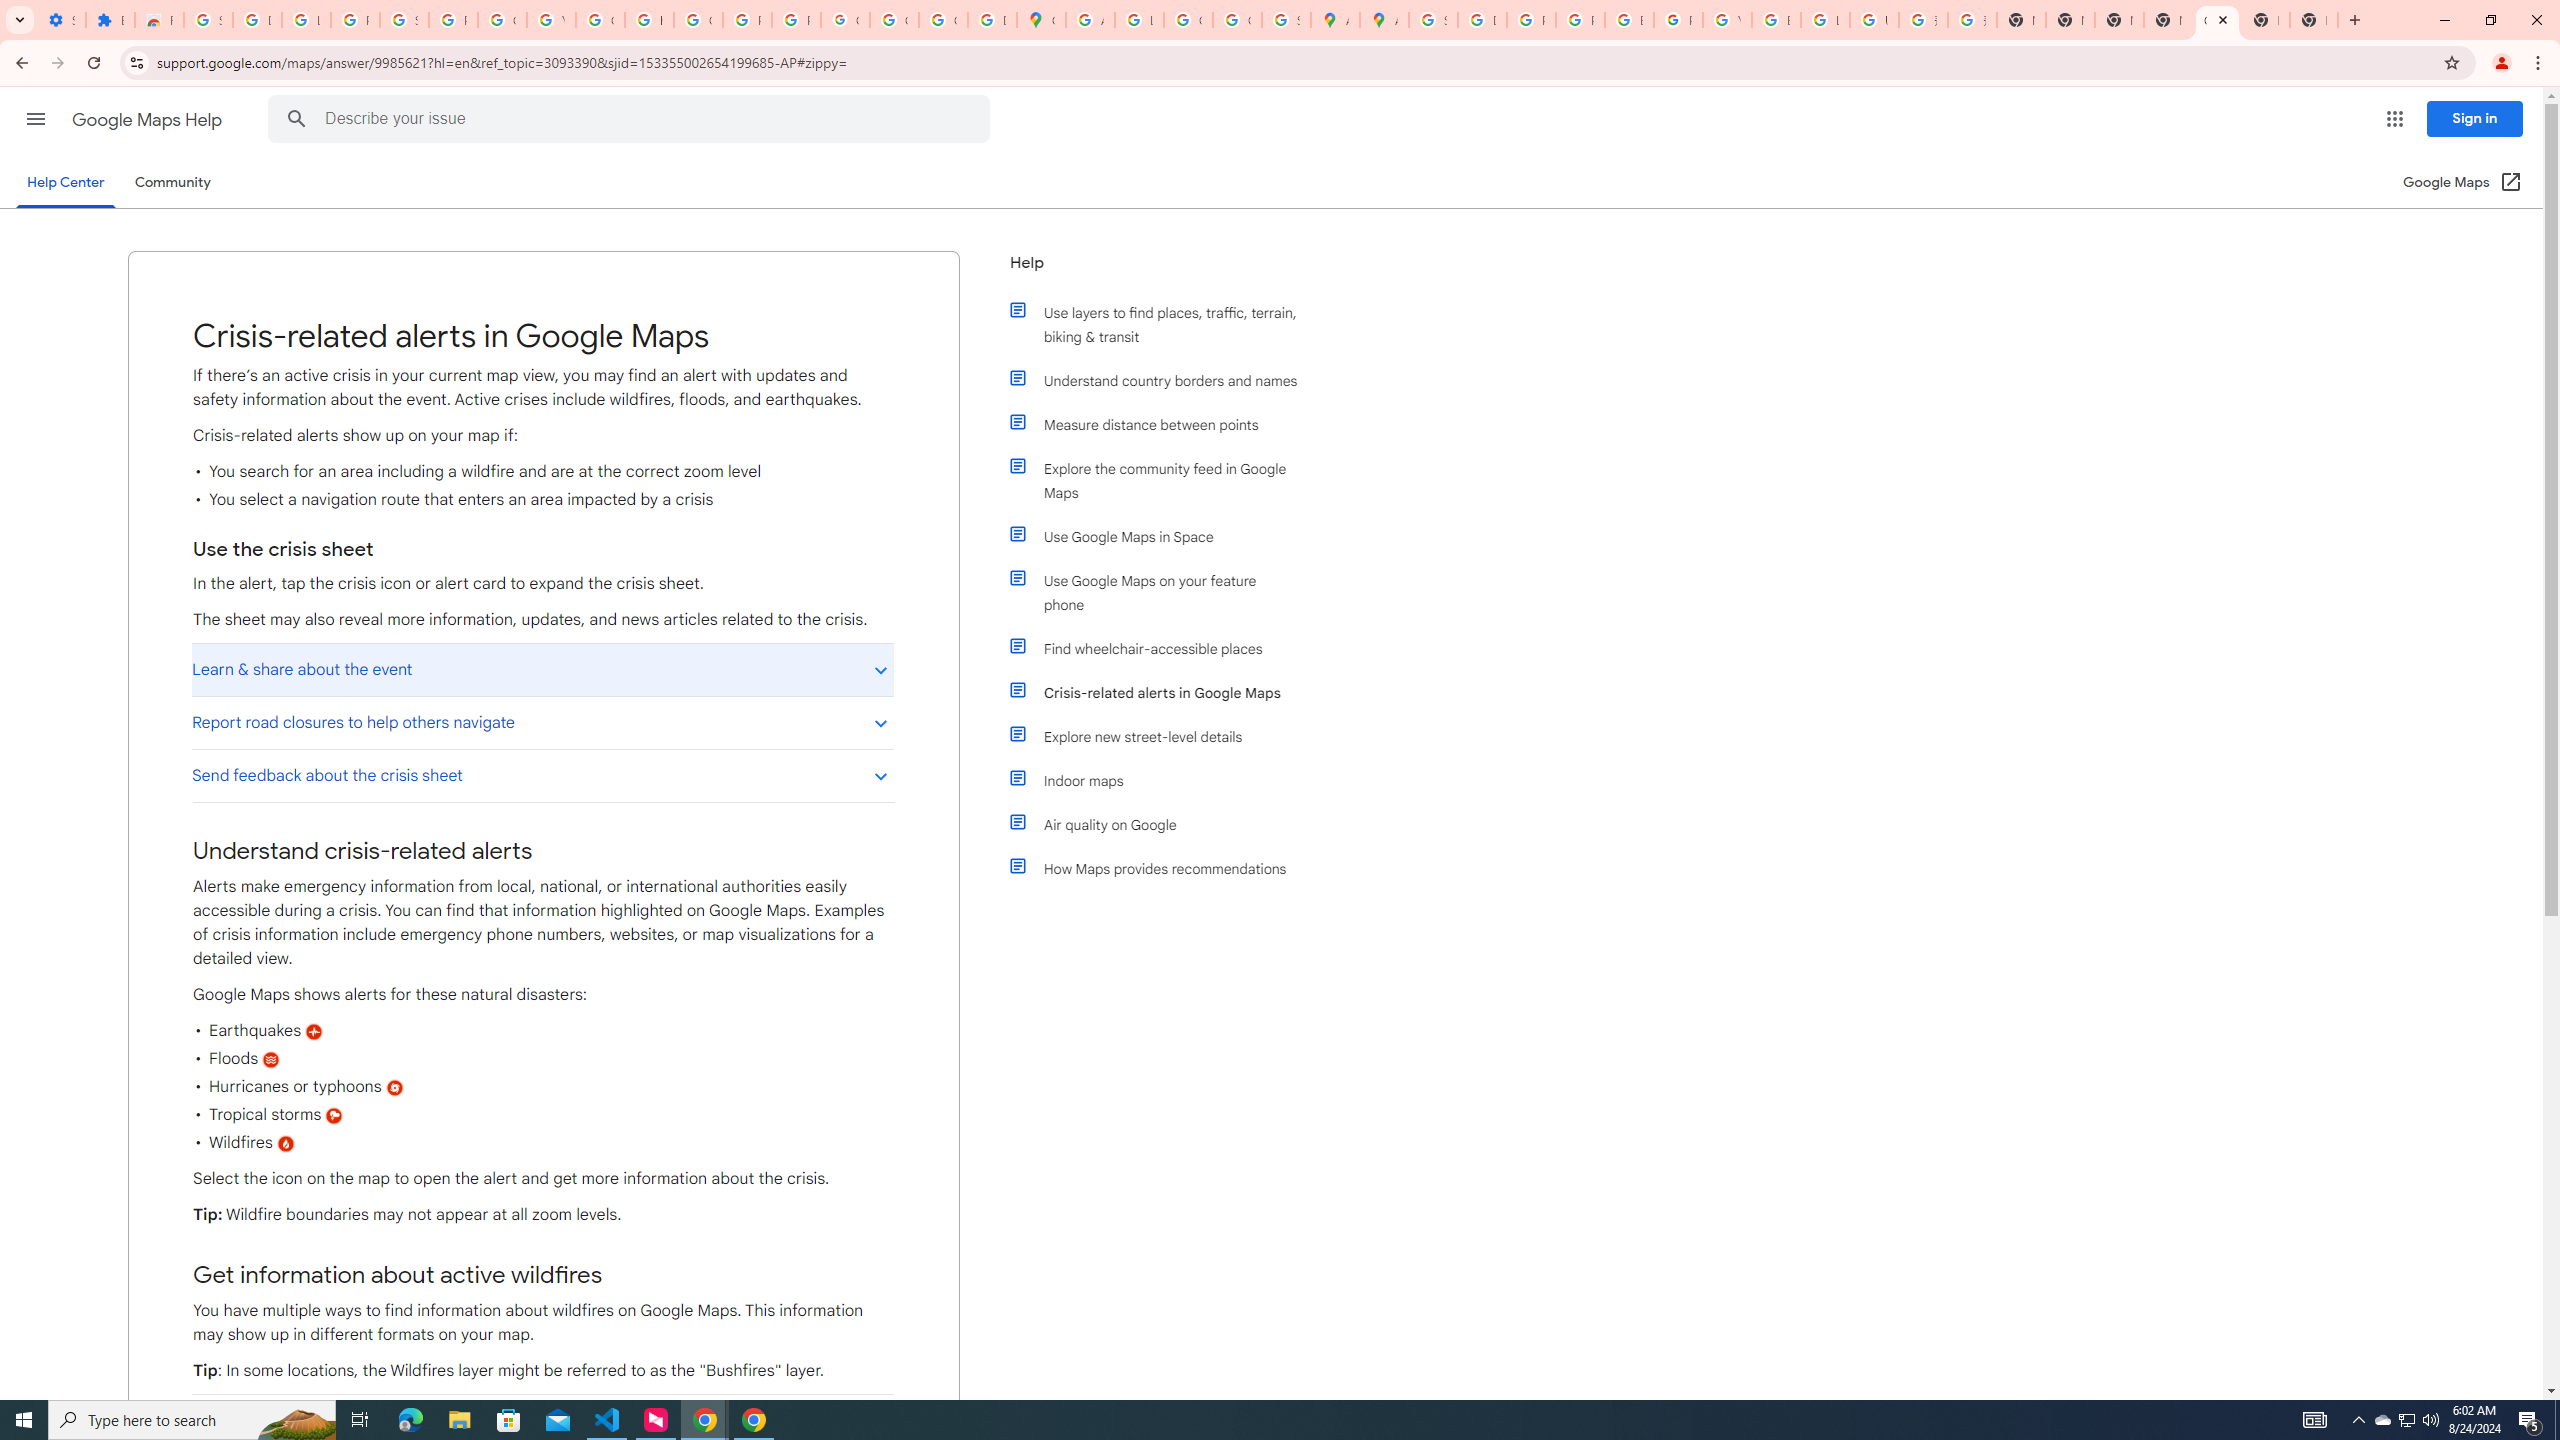  What do you see at coordinates (1162, 591) in the screenshot?
I see `'Use Google Maps on your feature phone'` at bounding box center [1162, 591].